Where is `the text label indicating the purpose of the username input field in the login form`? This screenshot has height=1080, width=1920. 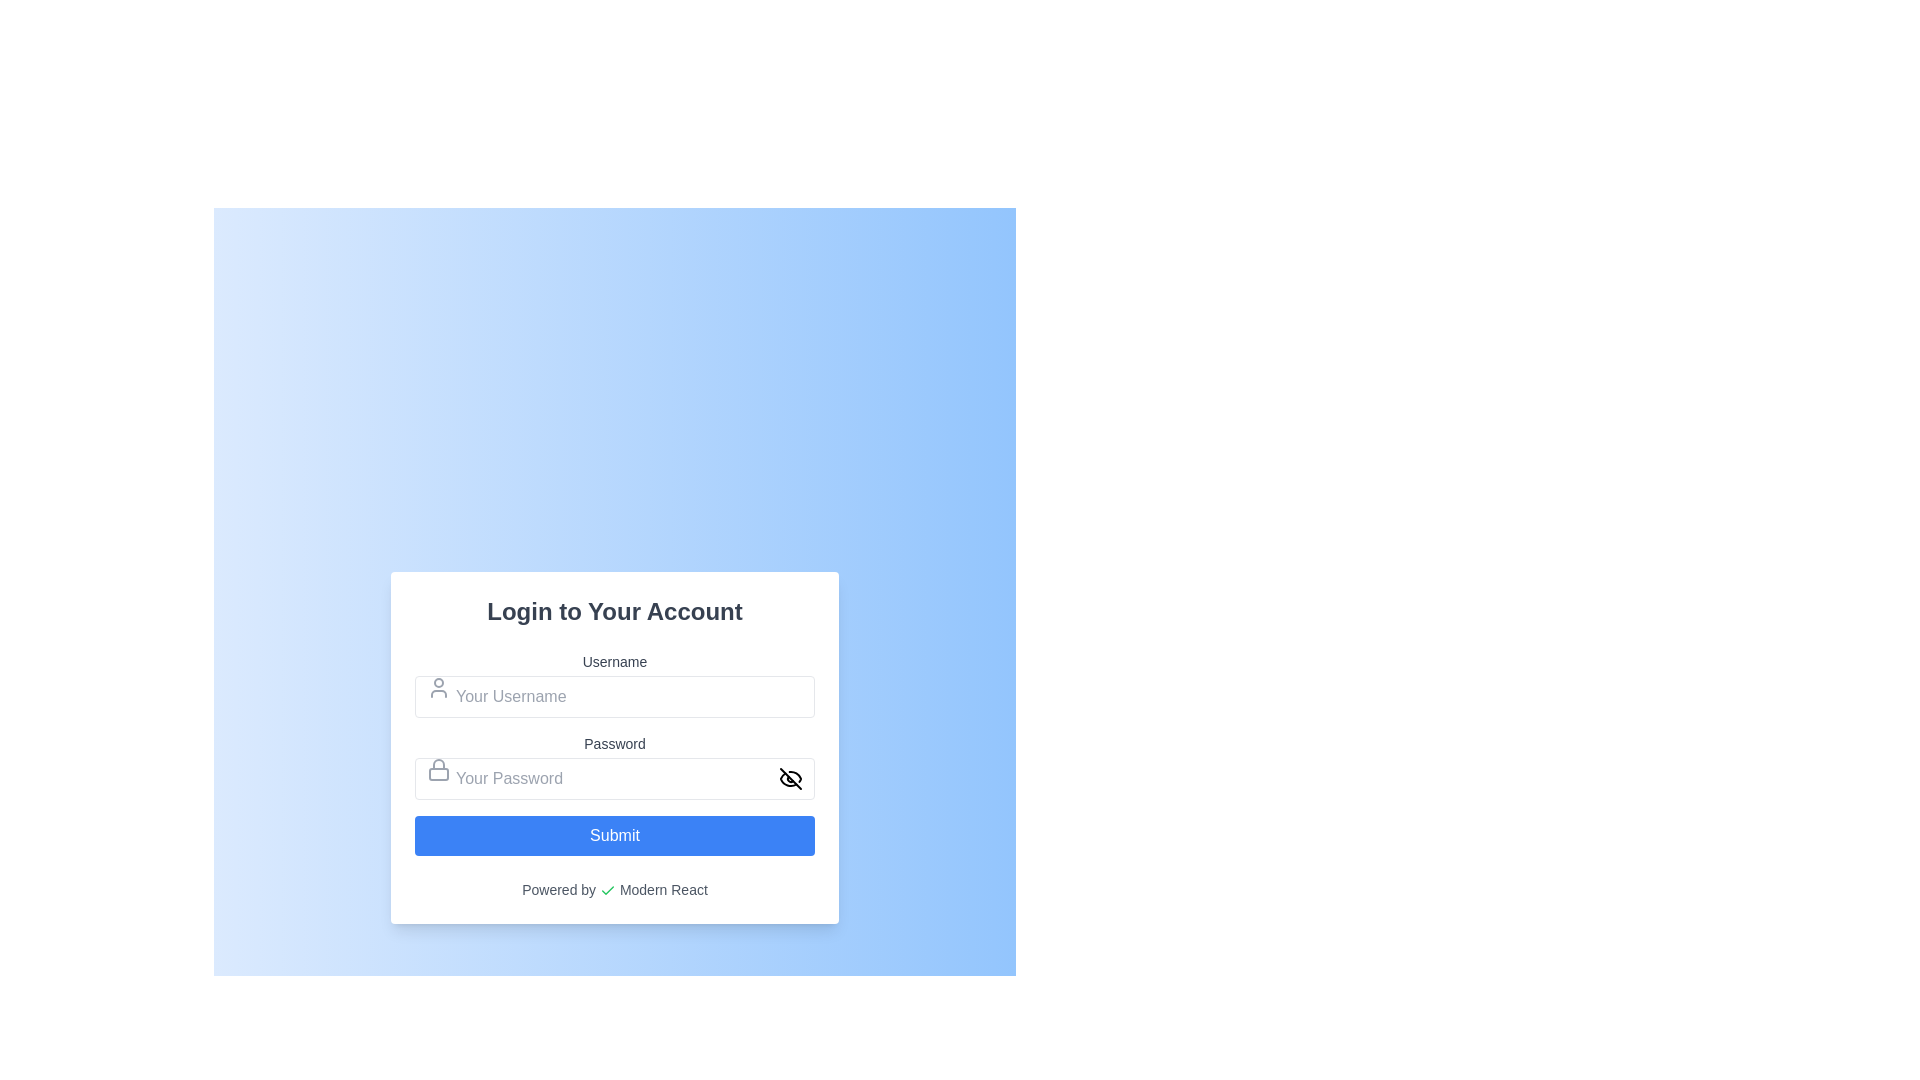 the text label indicating the purpose of the username input field in the login form is located at coordinates (613, 662).